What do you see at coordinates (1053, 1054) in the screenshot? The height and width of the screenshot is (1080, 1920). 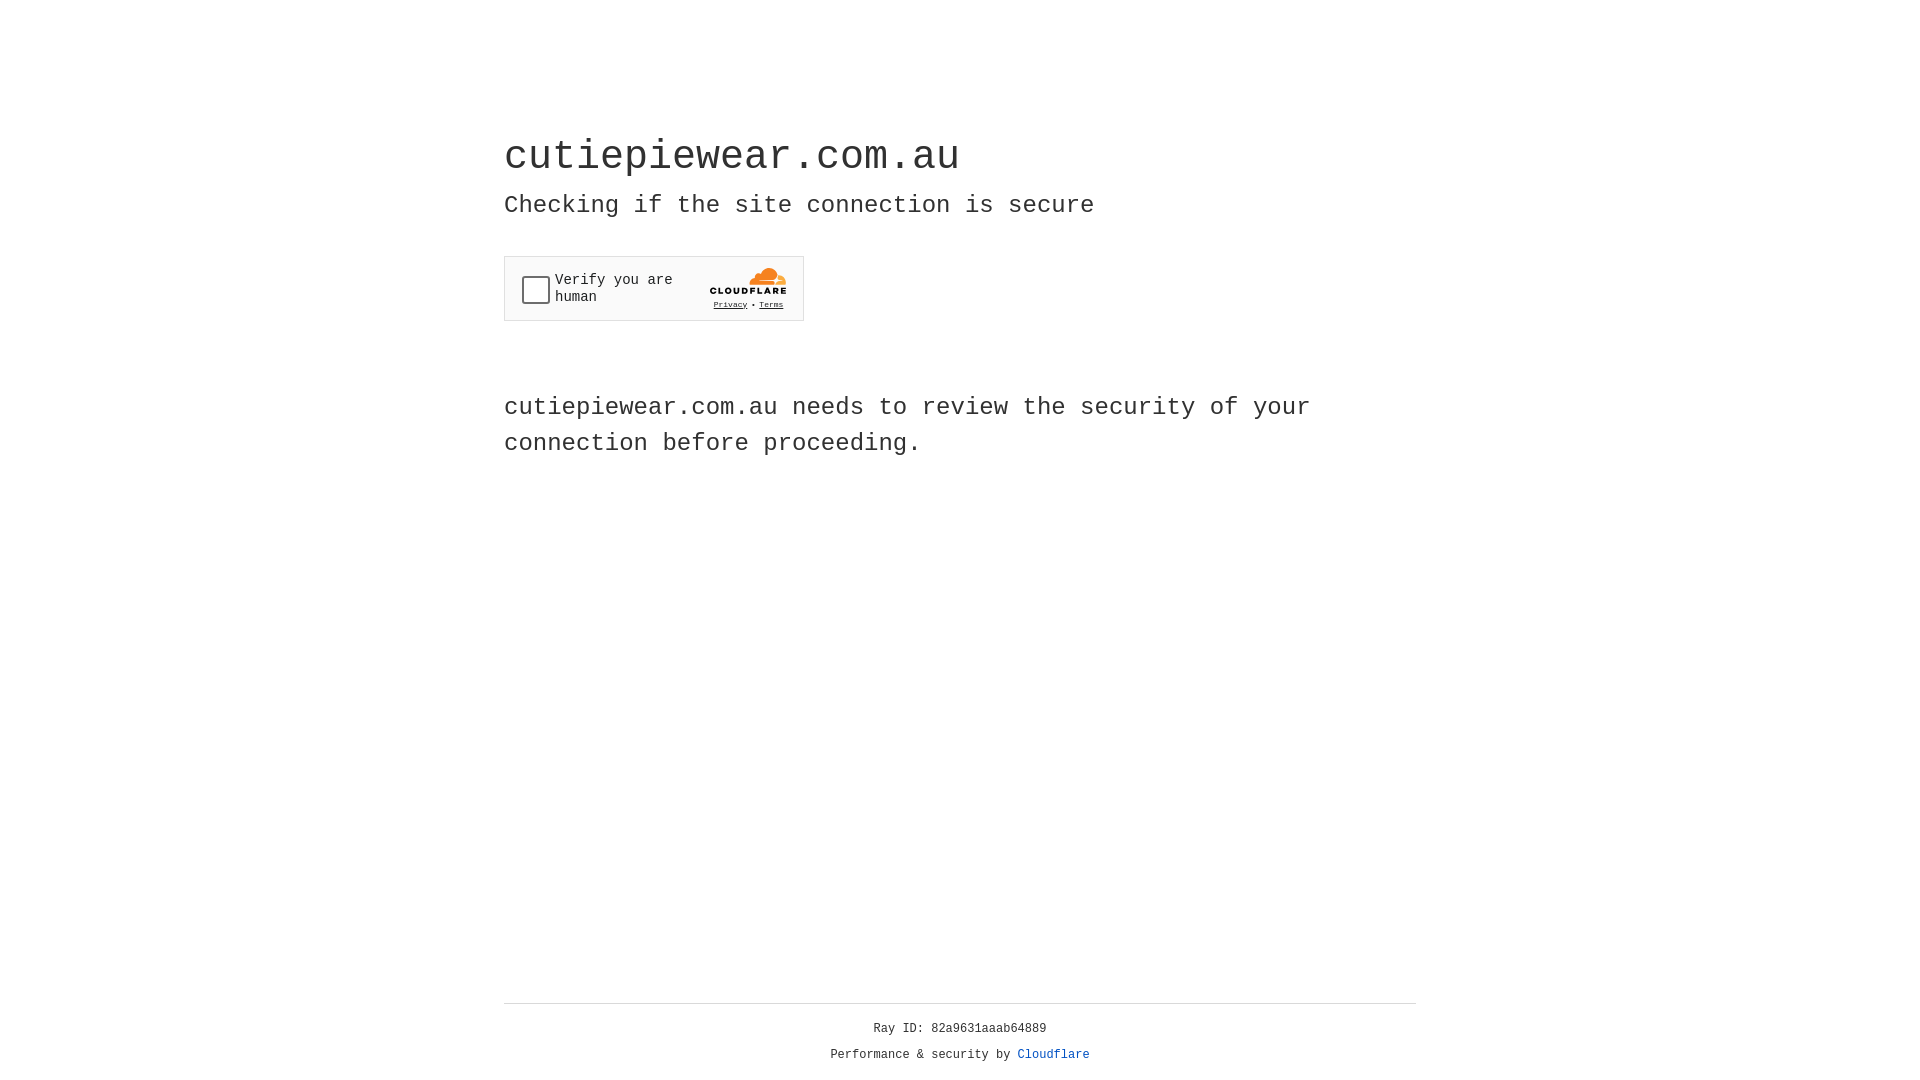 I see `'Cloudflare'` at bounding box center [1053, 1054].